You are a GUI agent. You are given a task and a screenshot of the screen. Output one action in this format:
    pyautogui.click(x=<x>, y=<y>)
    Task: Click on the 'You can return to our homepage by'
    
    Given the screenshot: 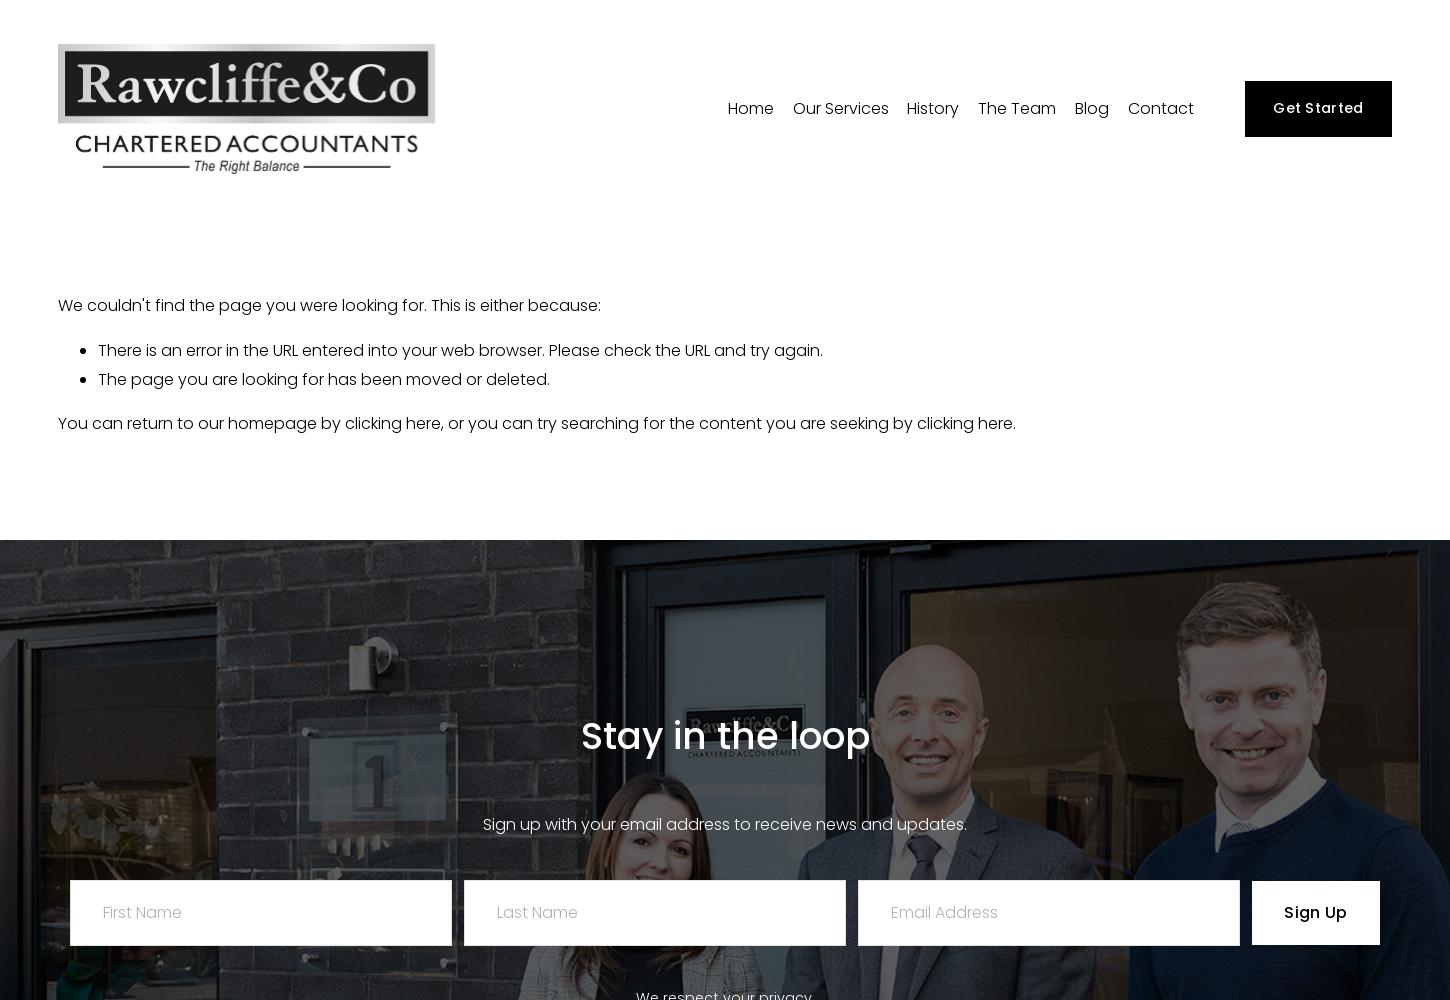 What is the action you would take?
    pyautogui.click(x=200, y=423)
    